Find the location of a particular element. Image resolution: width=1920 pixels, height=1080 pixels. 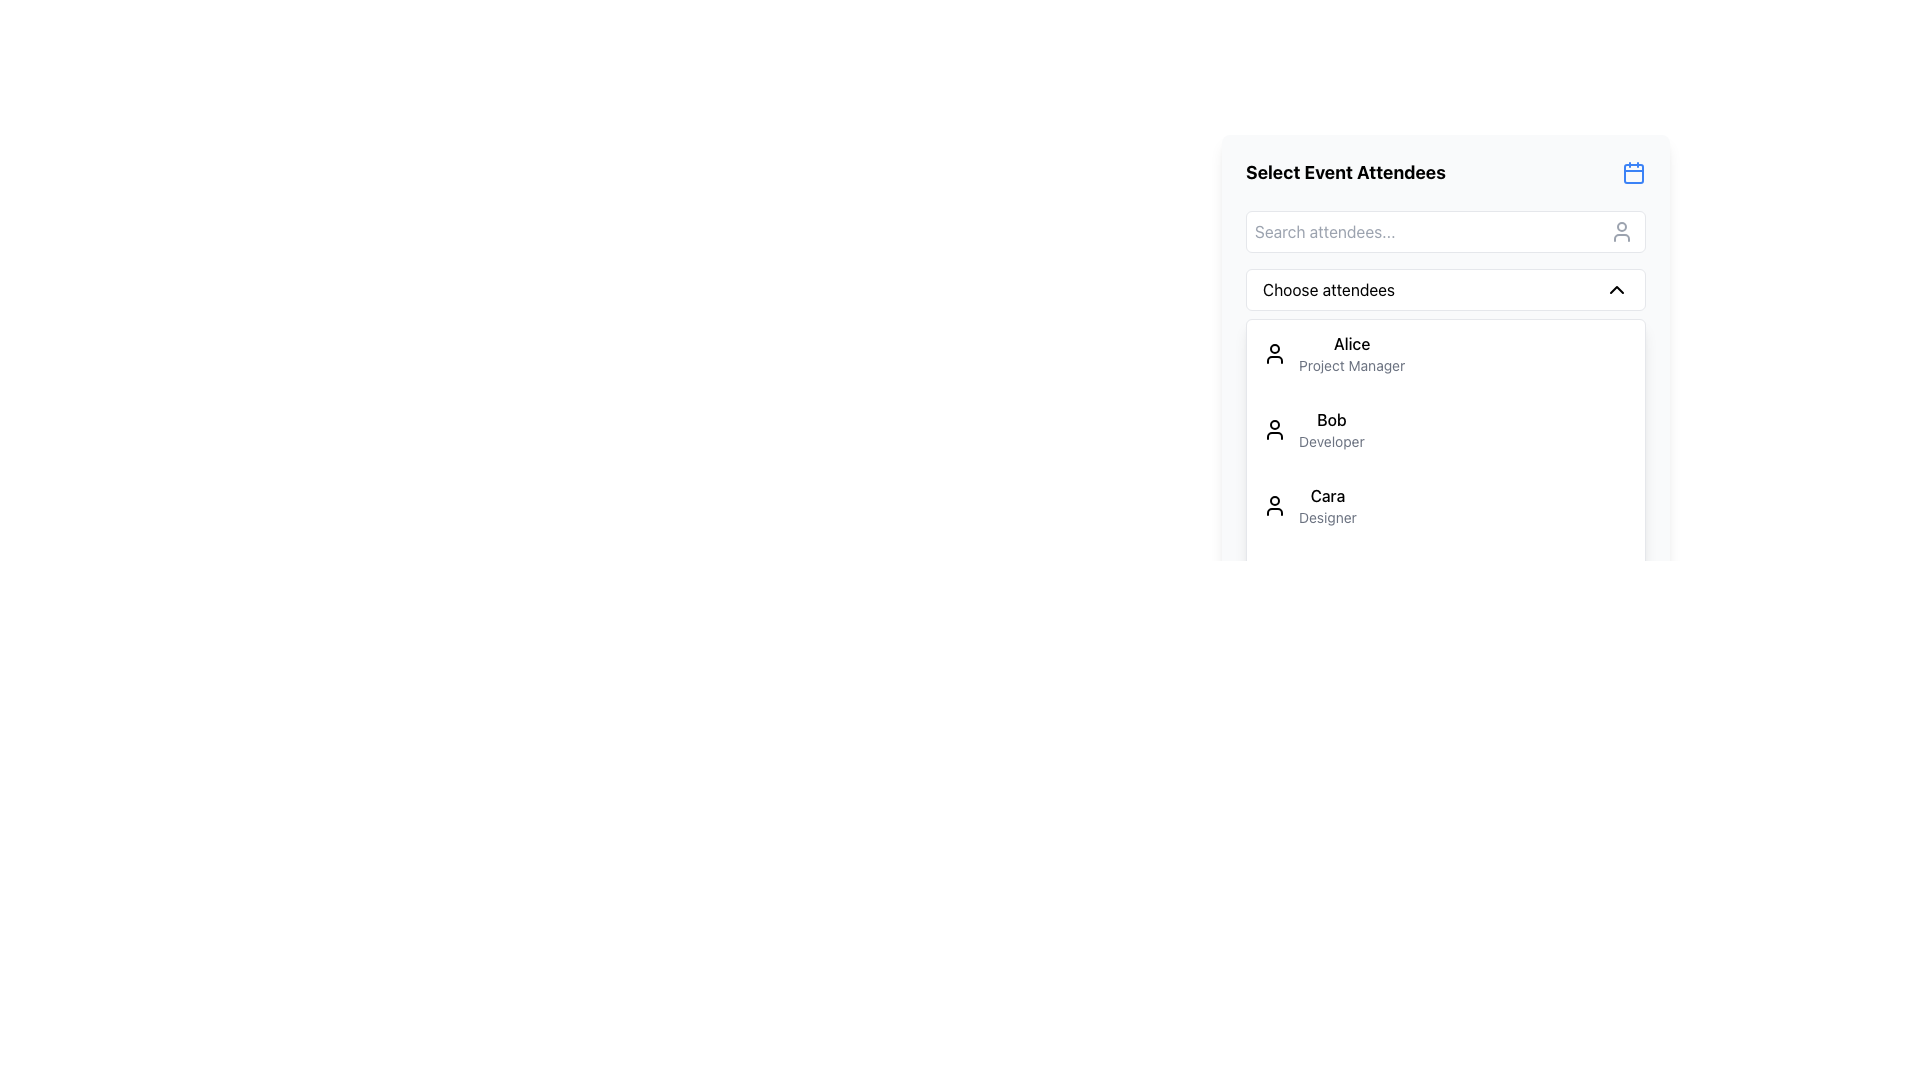

the first attendee label displaying their name and role, located directly under the 'Choose attendees' section is located at coordinates (1352, 353).